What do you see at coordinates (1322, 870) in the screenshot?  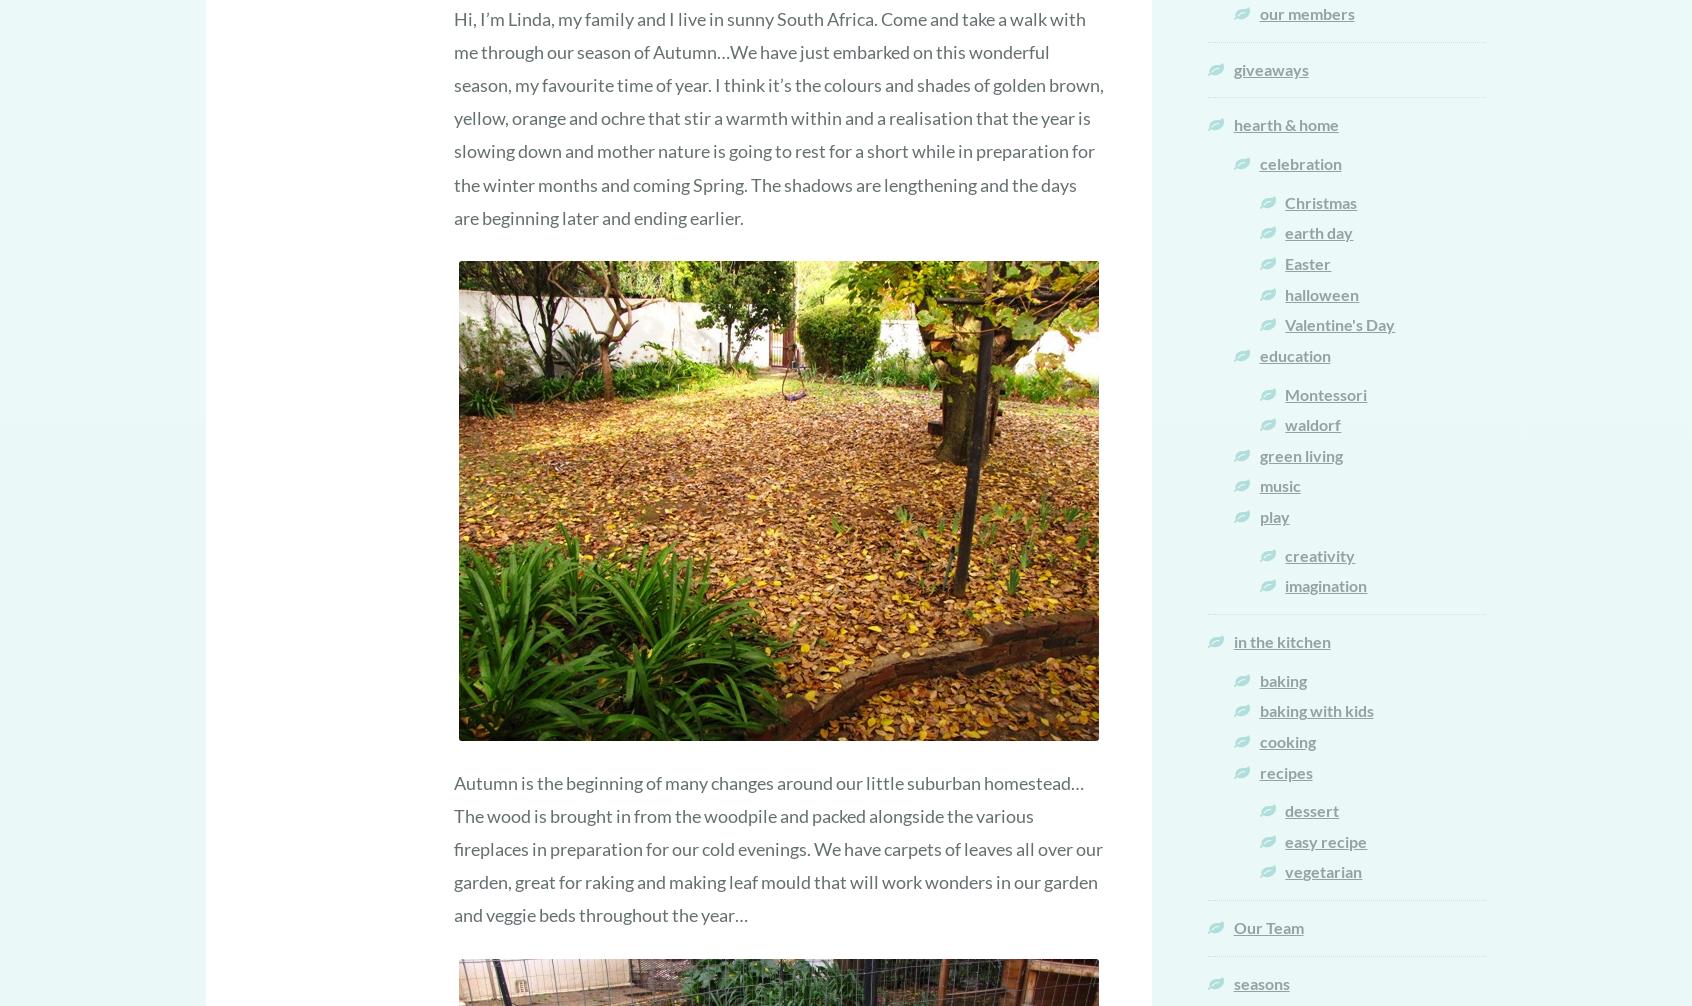 I see `'vegetarian'` at bounding box center [1322, 870].